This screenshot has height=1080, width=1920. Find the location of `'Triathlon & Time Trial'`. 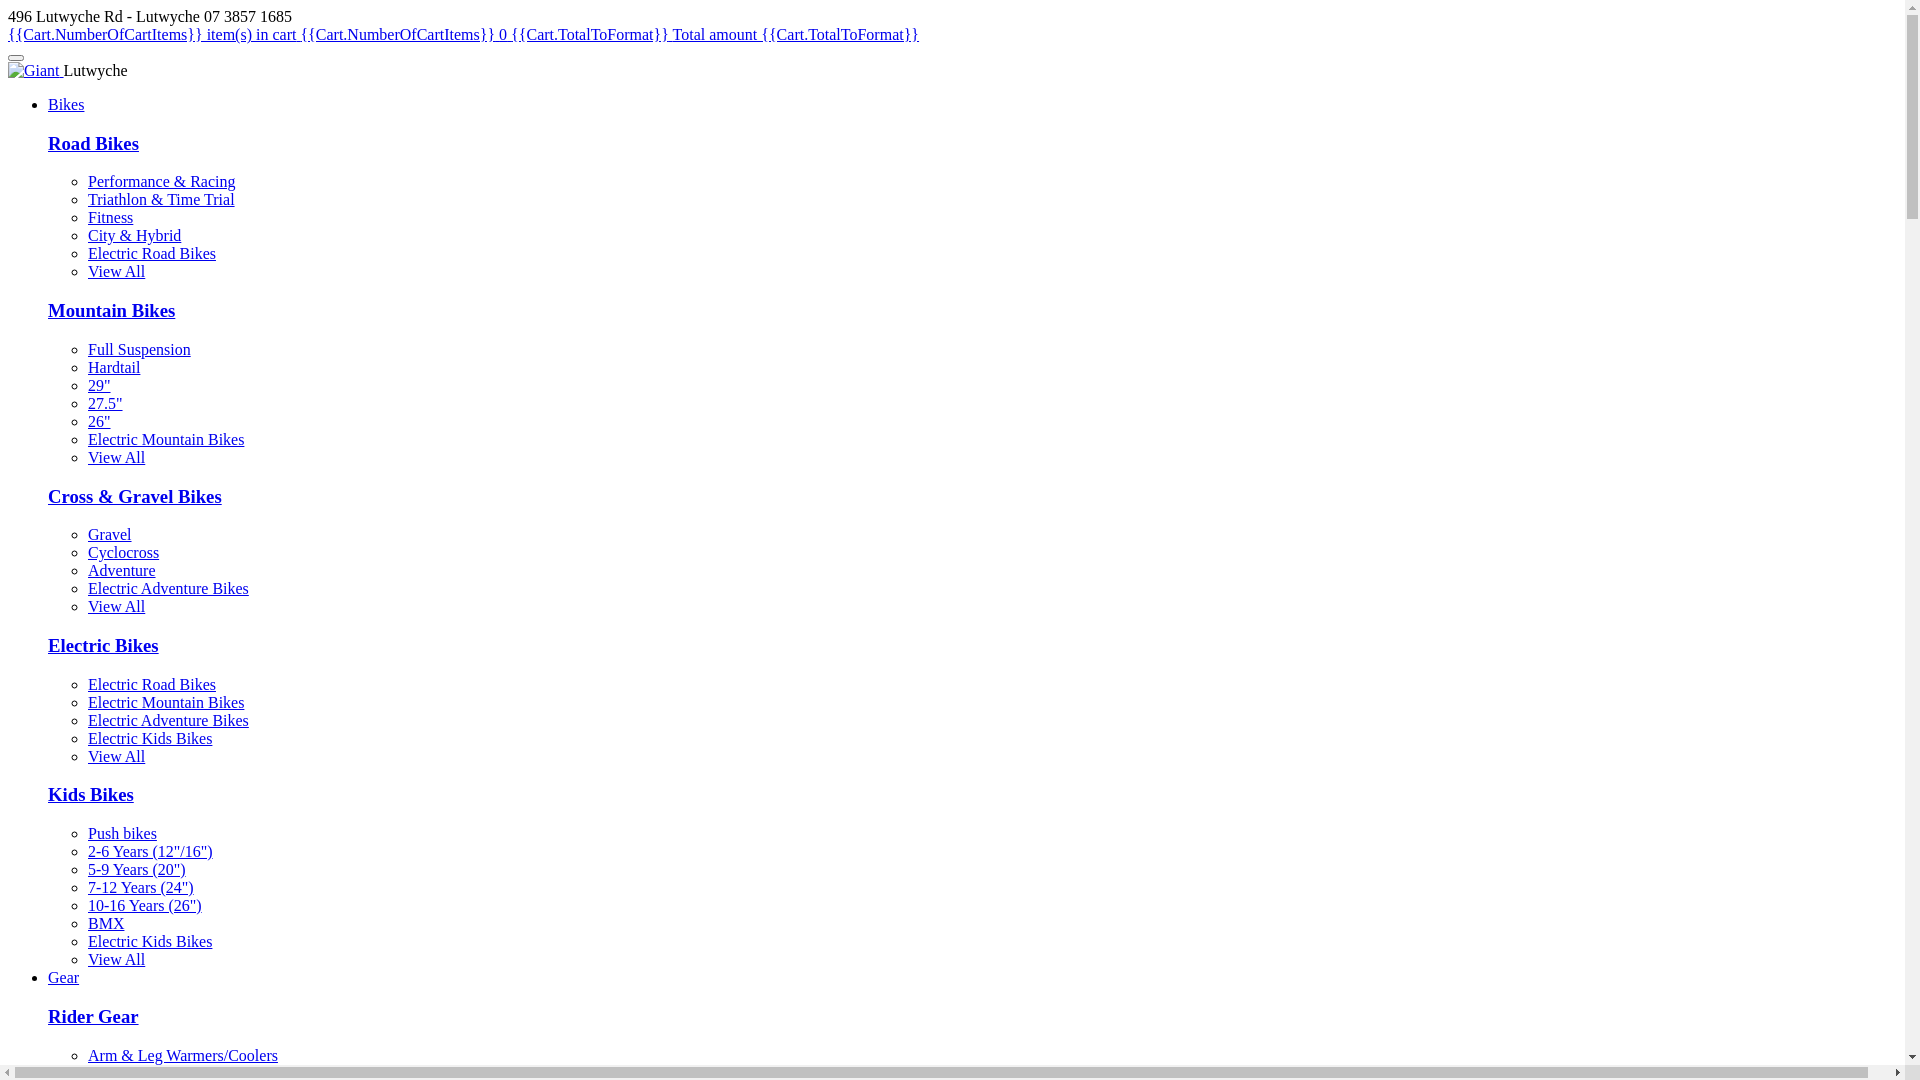

'Triathlon & Time Trial' is located at coordinates (161, 199).